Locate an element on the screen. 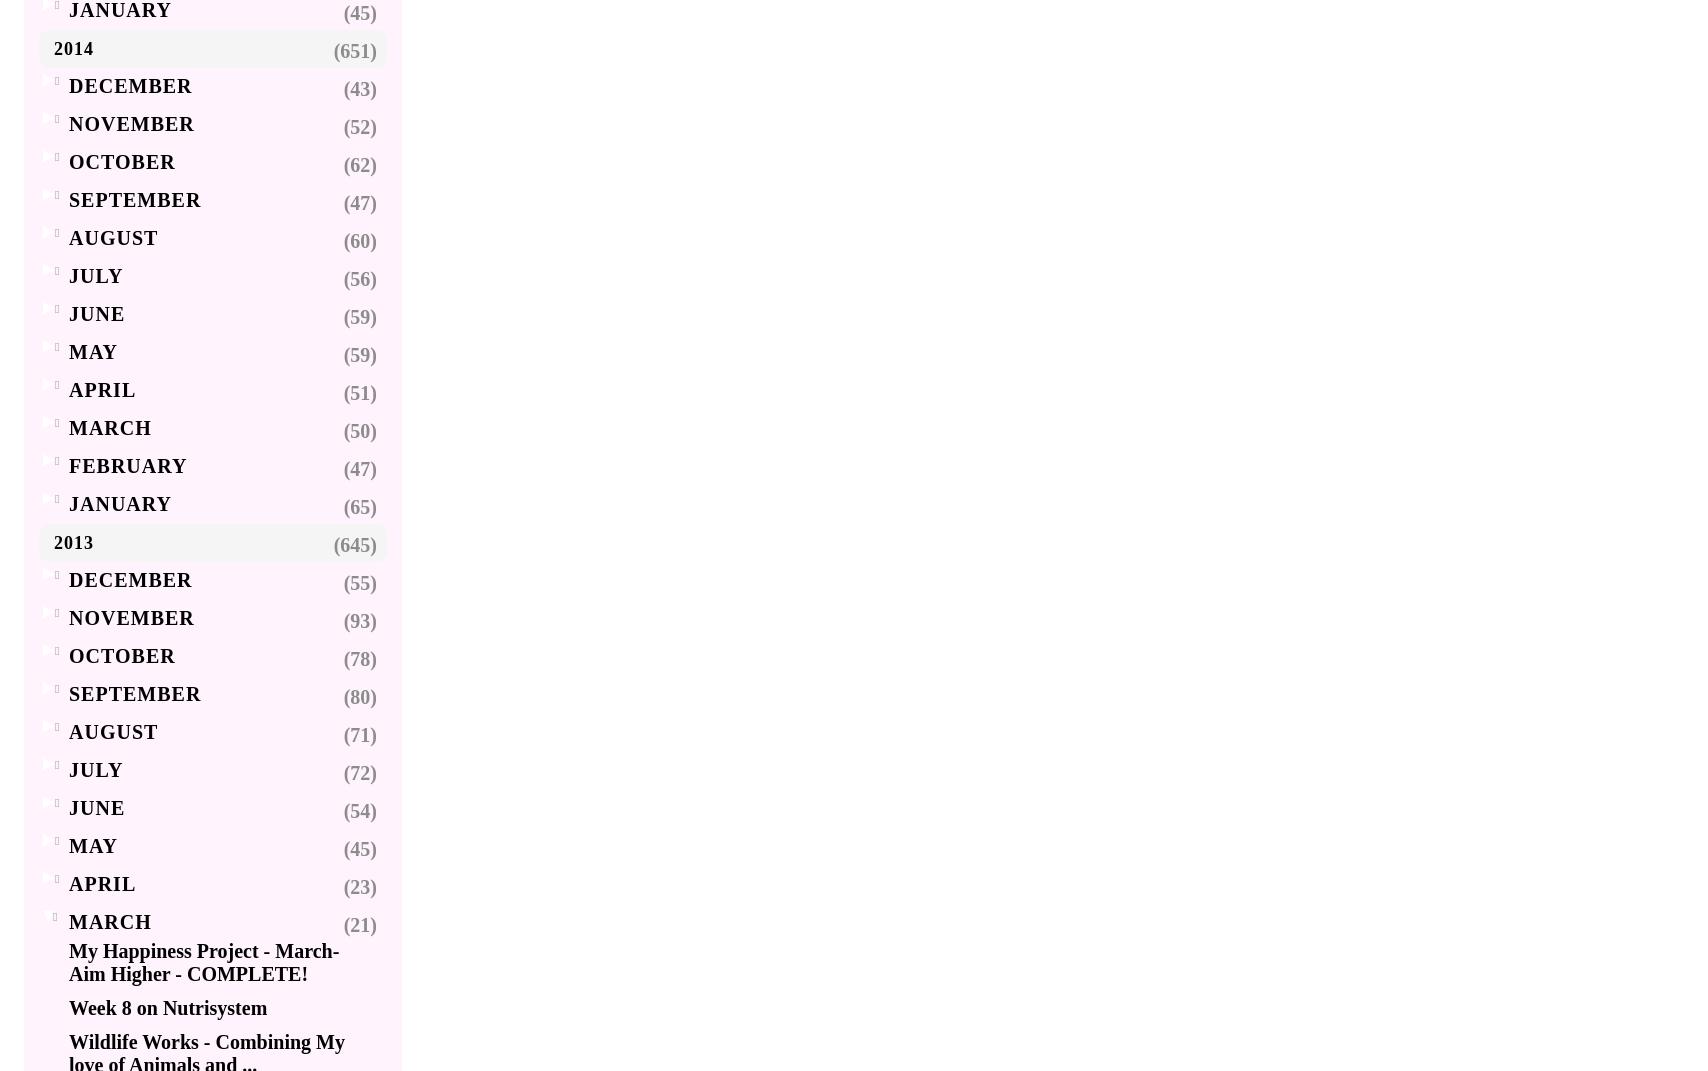 This screenshot has width=1708, height=1071. '(50)' is located at coordinates (360, 430).